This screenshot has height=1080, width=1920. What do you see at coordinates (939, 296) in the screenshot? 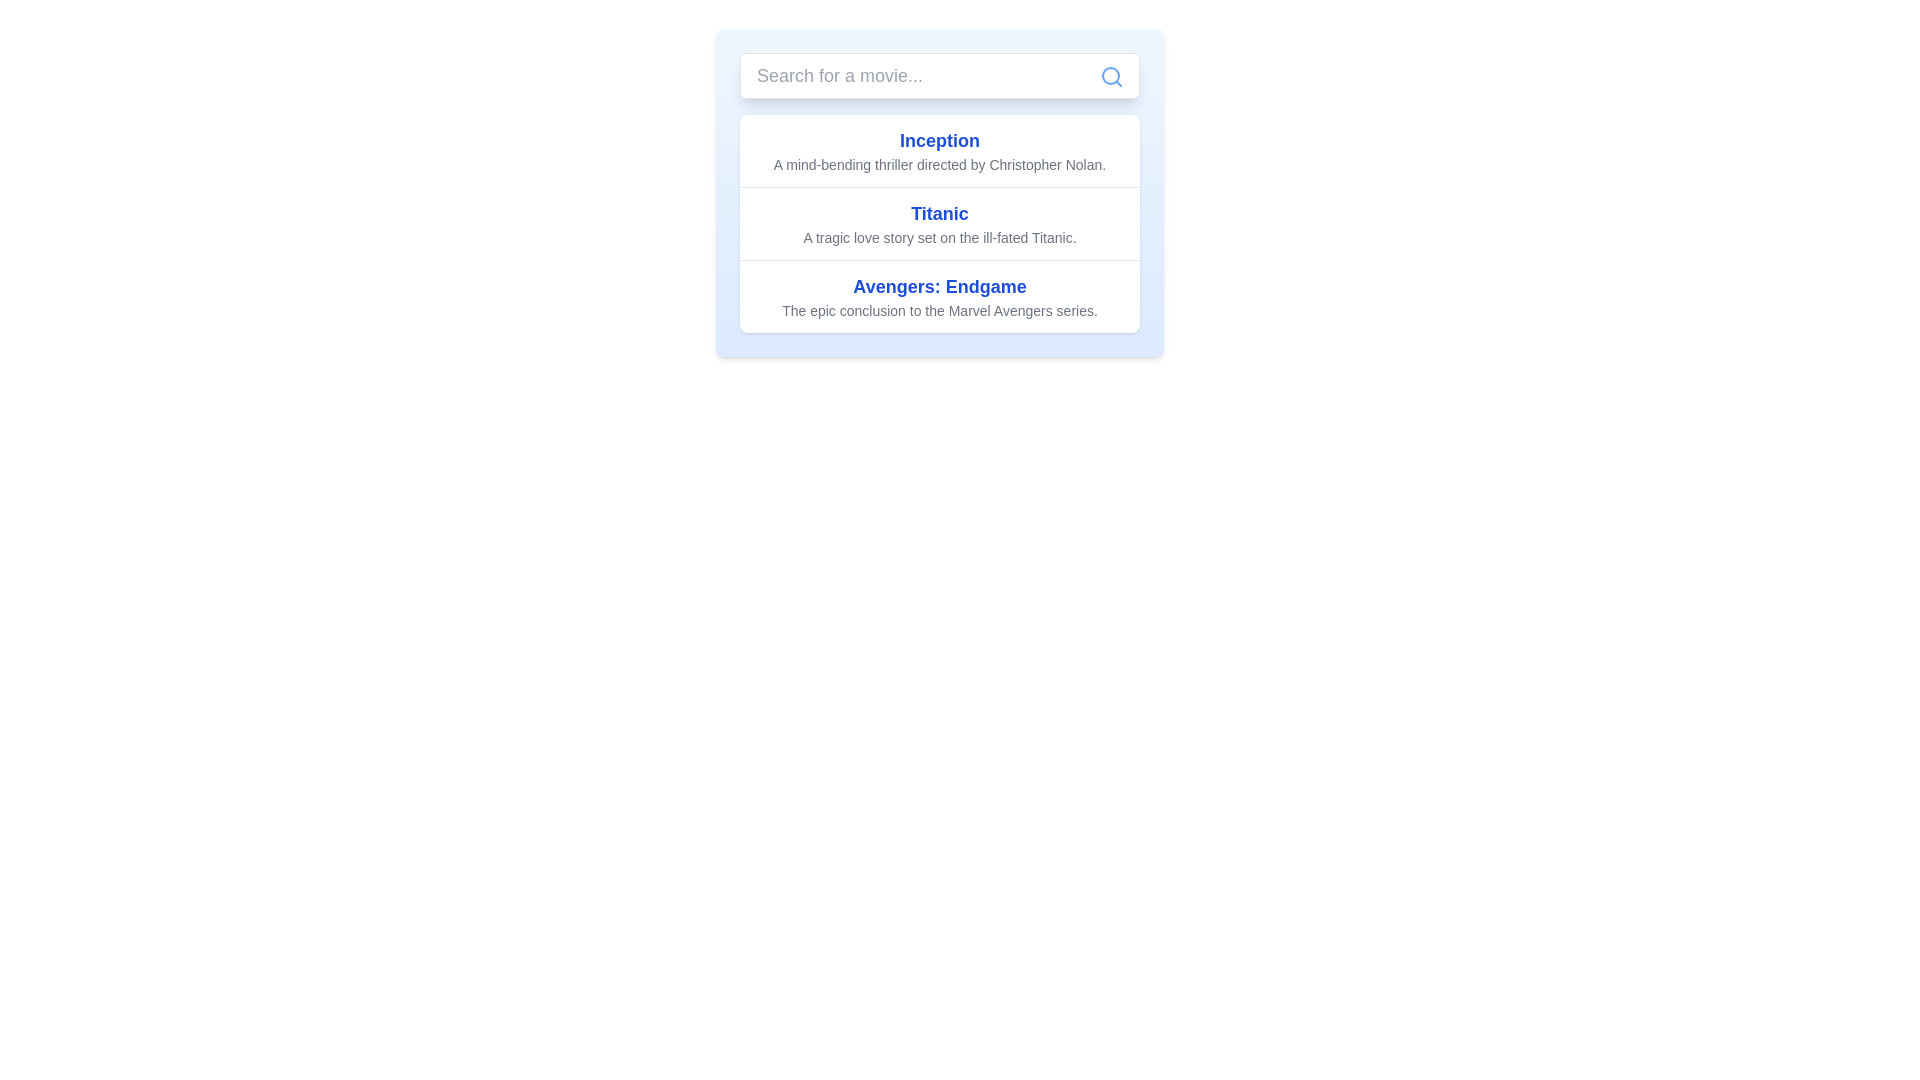
I see `the selectable card representing the movie 'Avengers: Endgame' in the list of movies` at bounding box center [939, 296].